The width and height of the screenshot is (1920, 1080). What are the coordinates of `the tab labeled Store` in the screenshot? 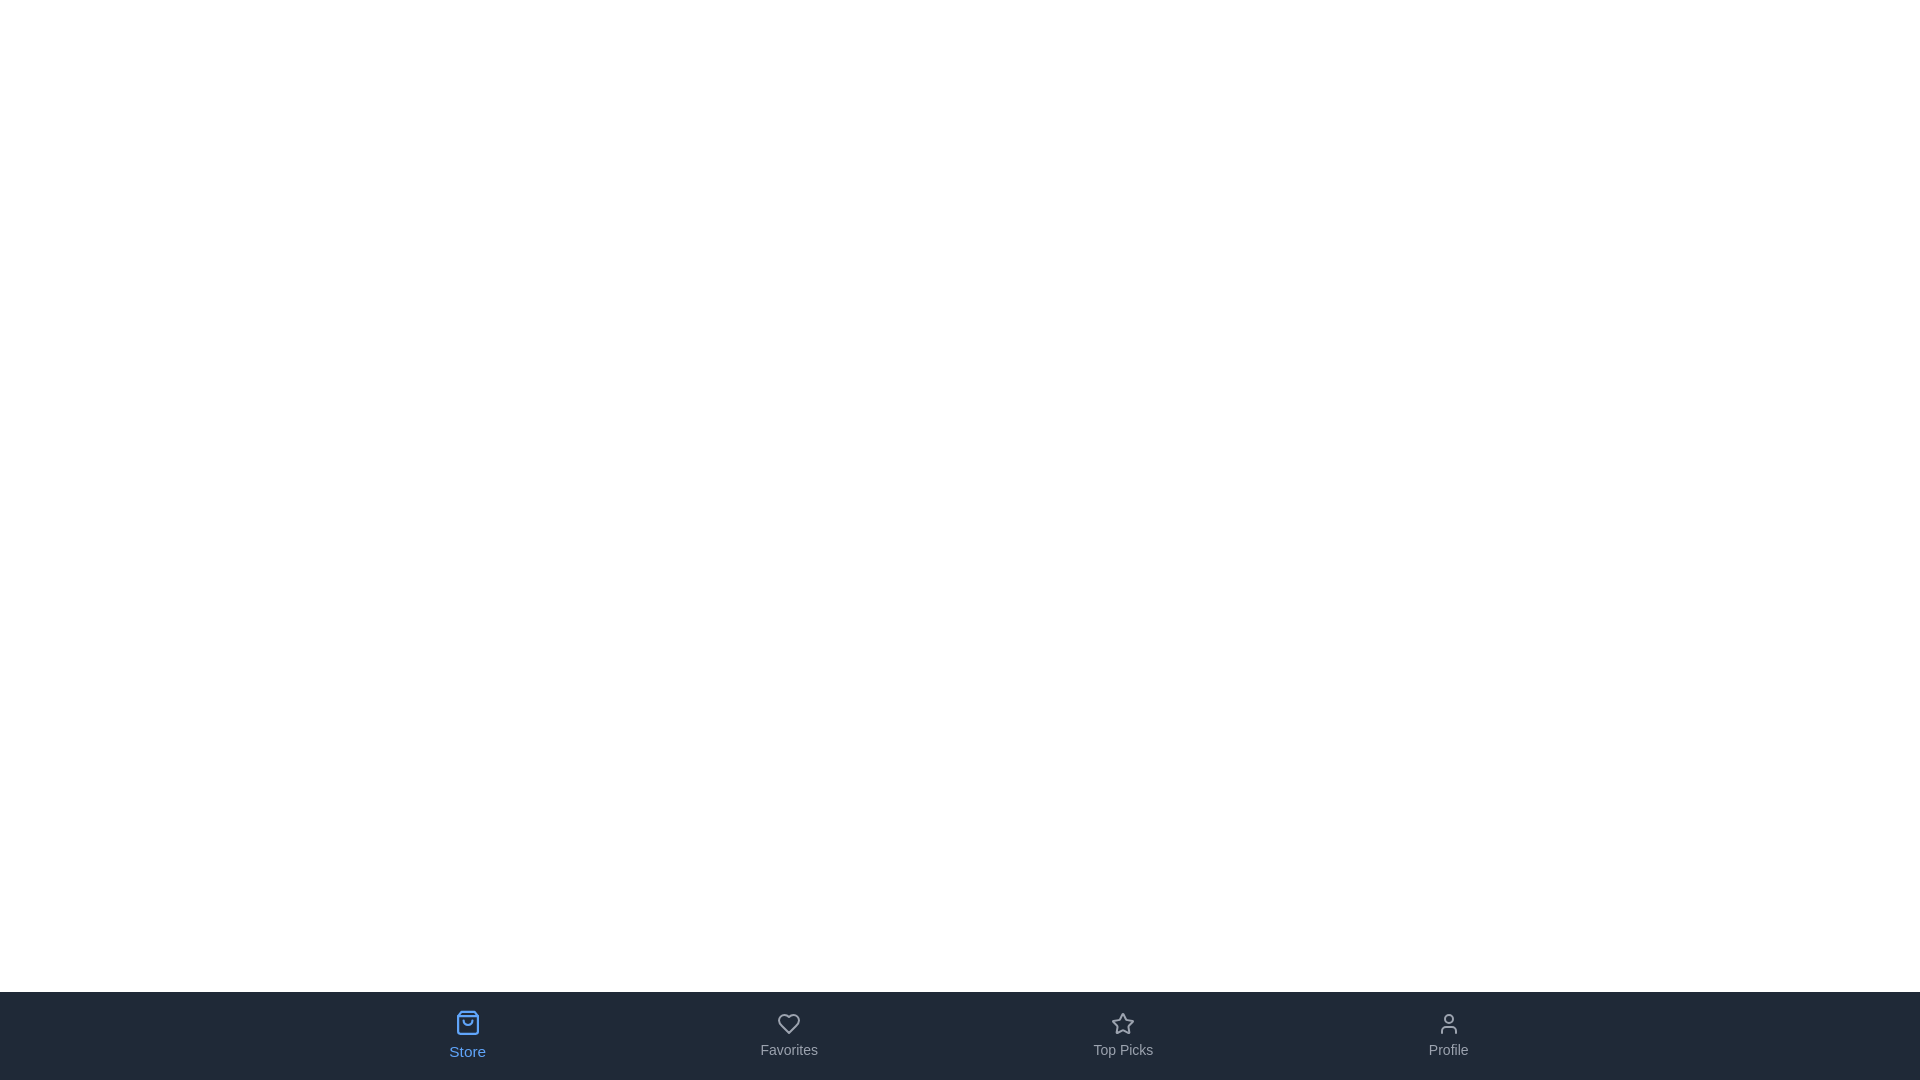 It's located at (467, 1035).